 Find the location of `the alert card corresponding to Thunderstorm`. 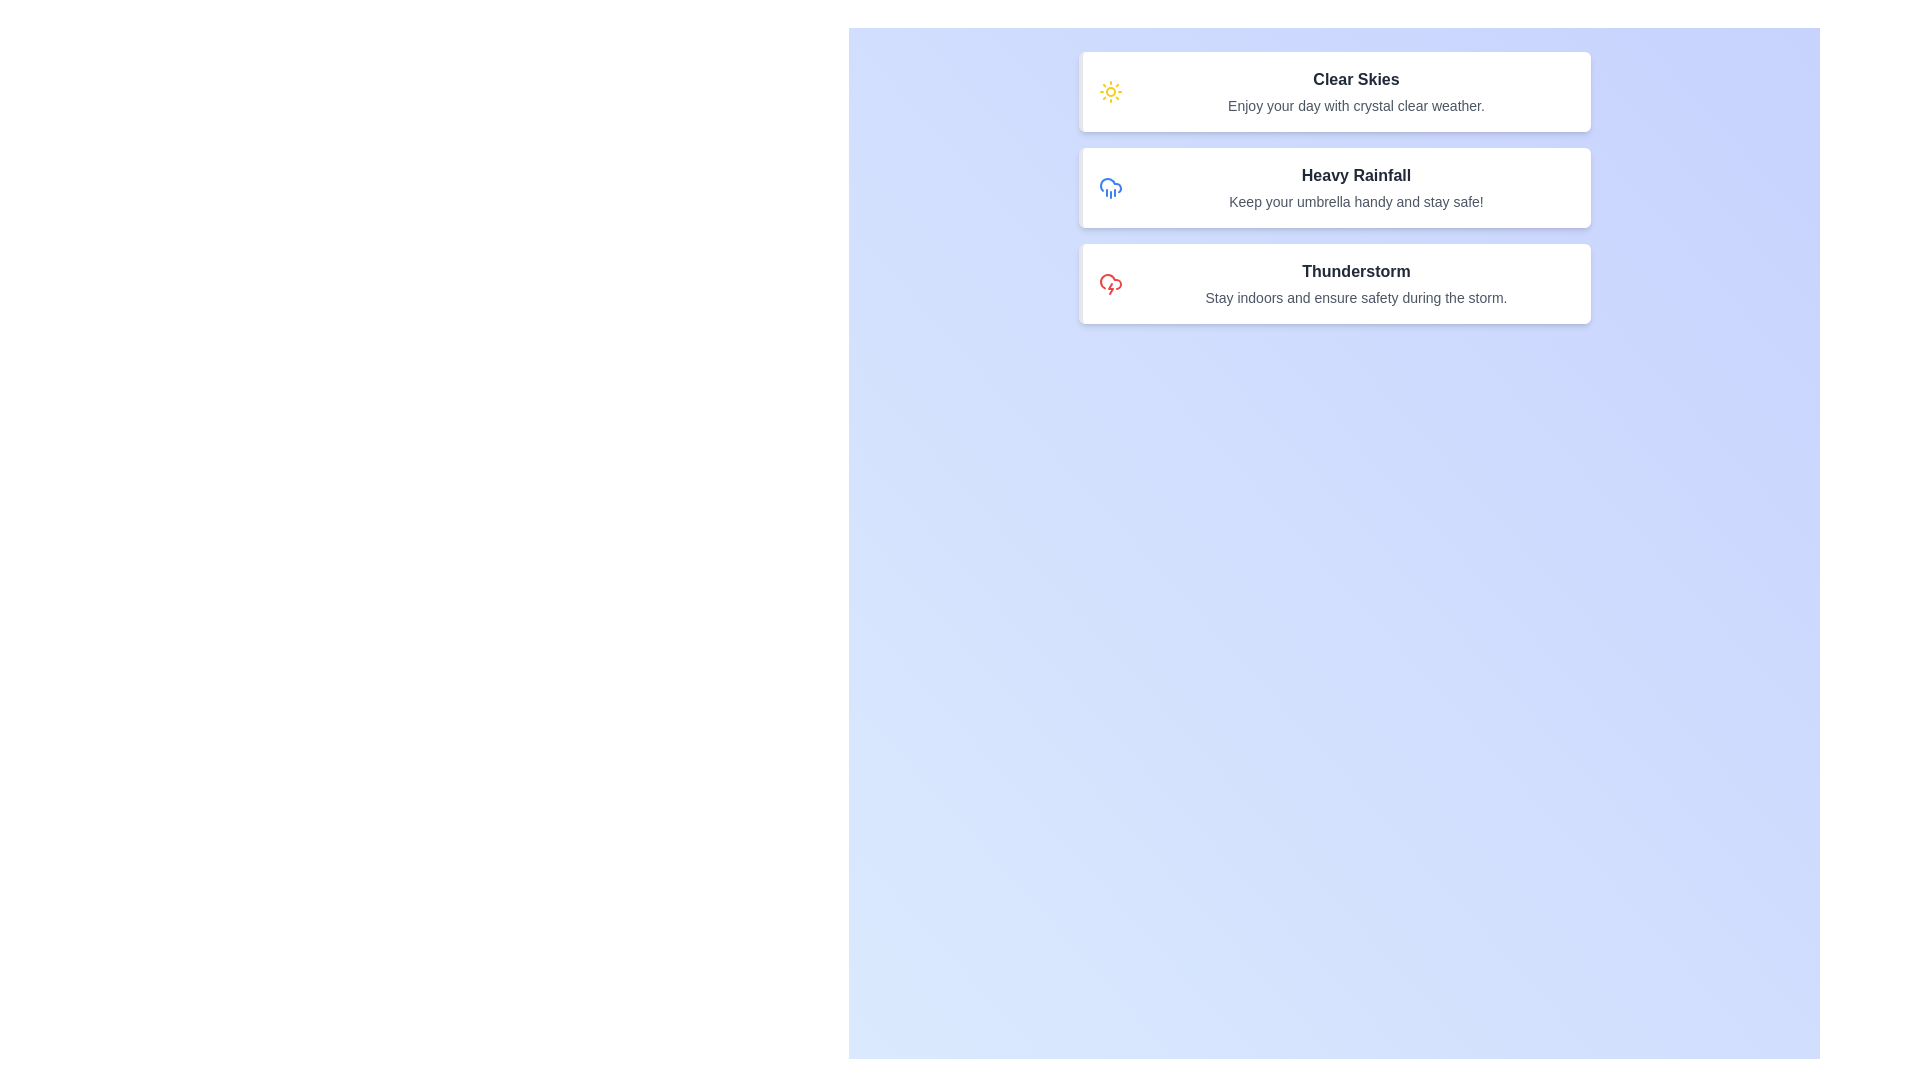

the alert card corresponding to Thunderstorm is located at coordinates (1334, 284).